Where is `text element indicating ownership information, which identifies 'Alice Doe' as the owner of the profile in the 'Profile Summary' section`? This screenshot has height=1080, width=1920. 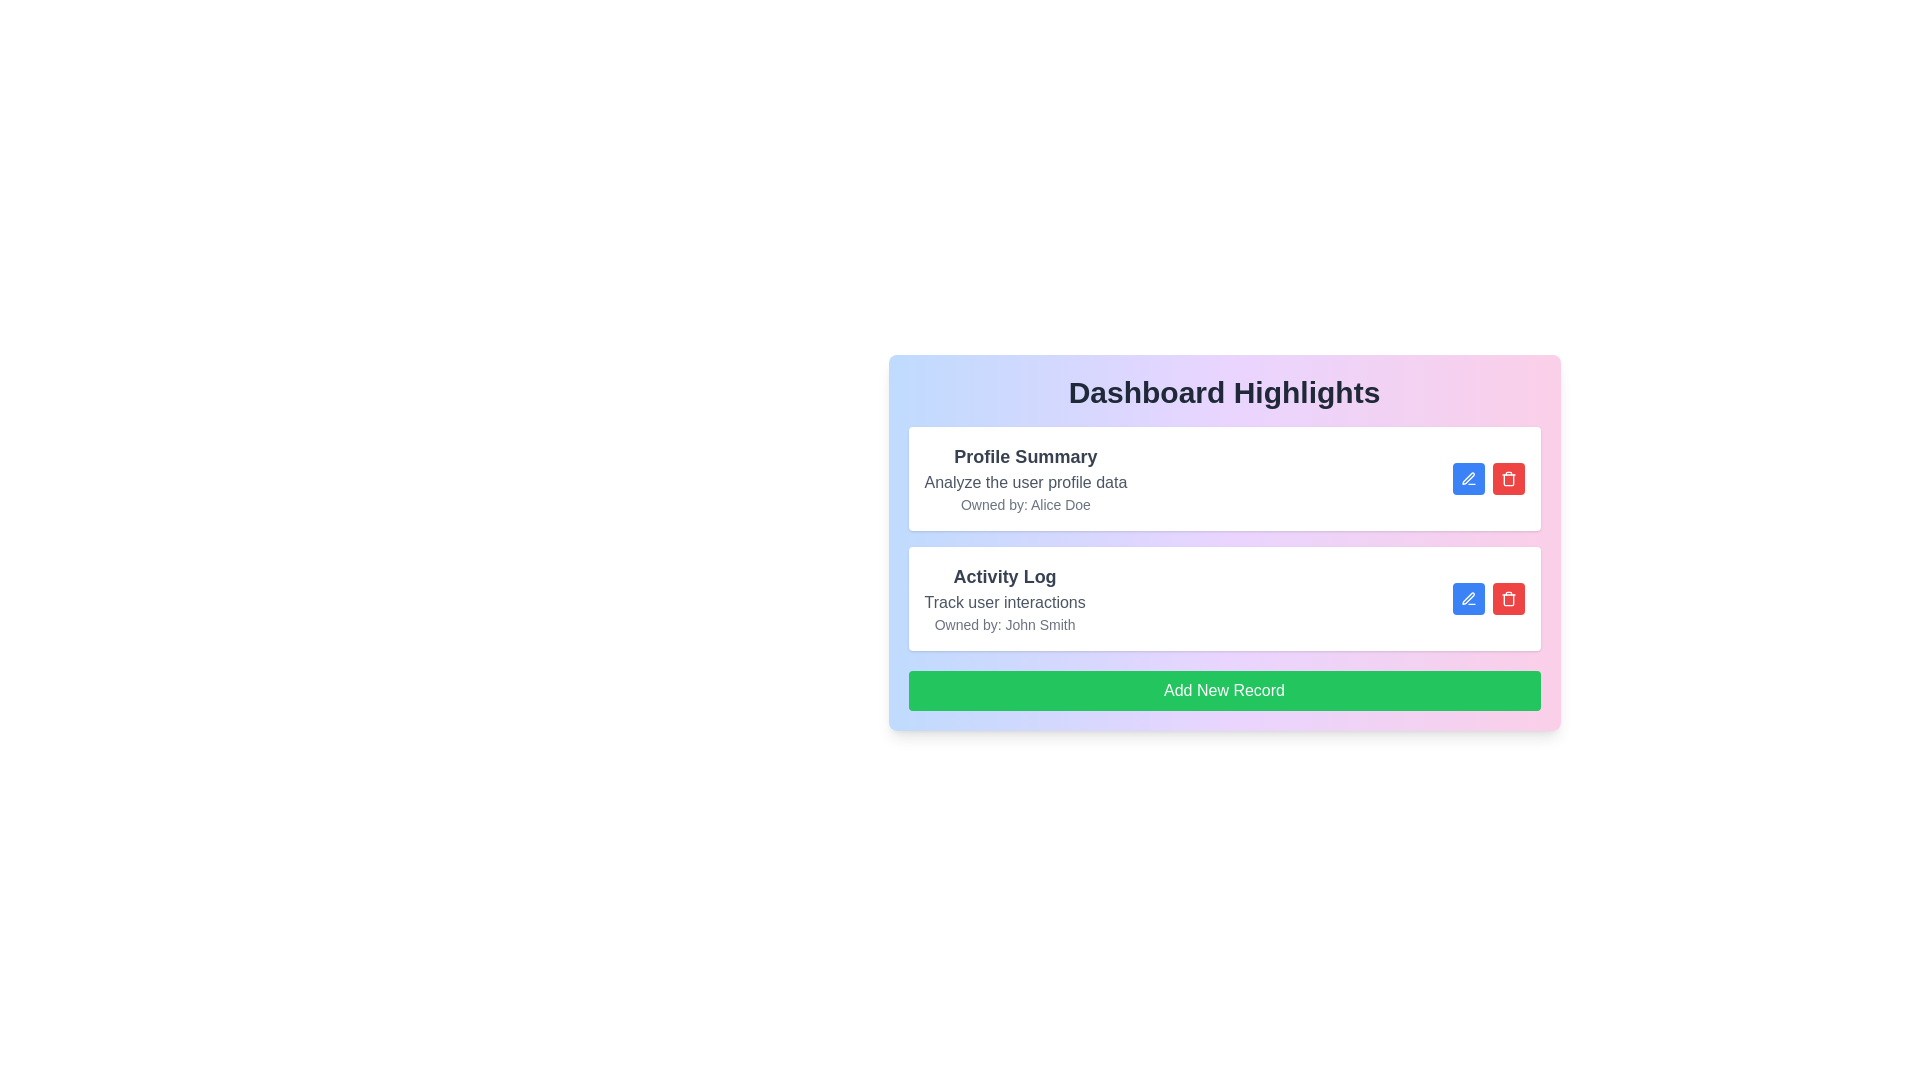
text element indicating ownership information, which identifies 'Alice Doe' as the owner of the profile in the 'Profile Summary' section is located at coordinates (1025, 504).